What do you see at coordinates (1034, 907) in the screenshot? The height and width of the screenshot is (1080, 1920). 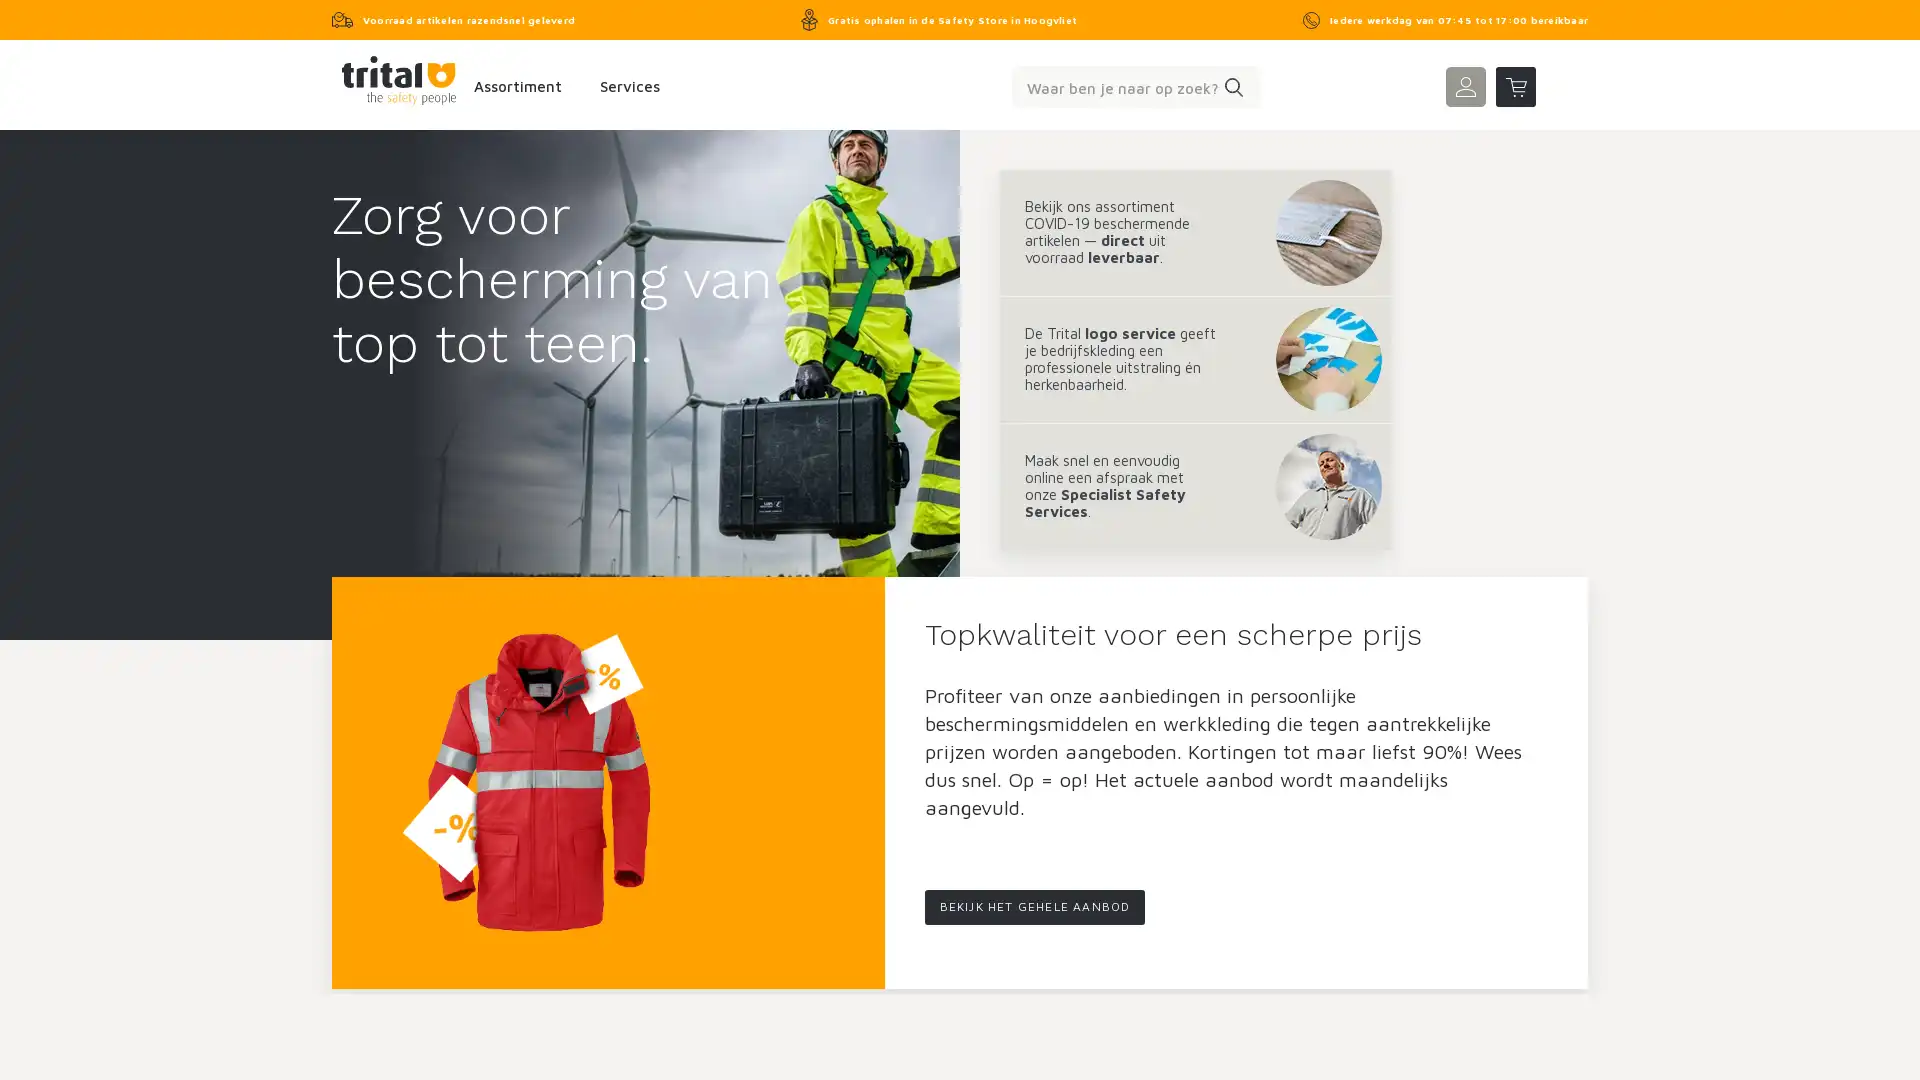 I see `BEKIJK HET GEHELE AANBOD` at bounding box center [1034, 907].